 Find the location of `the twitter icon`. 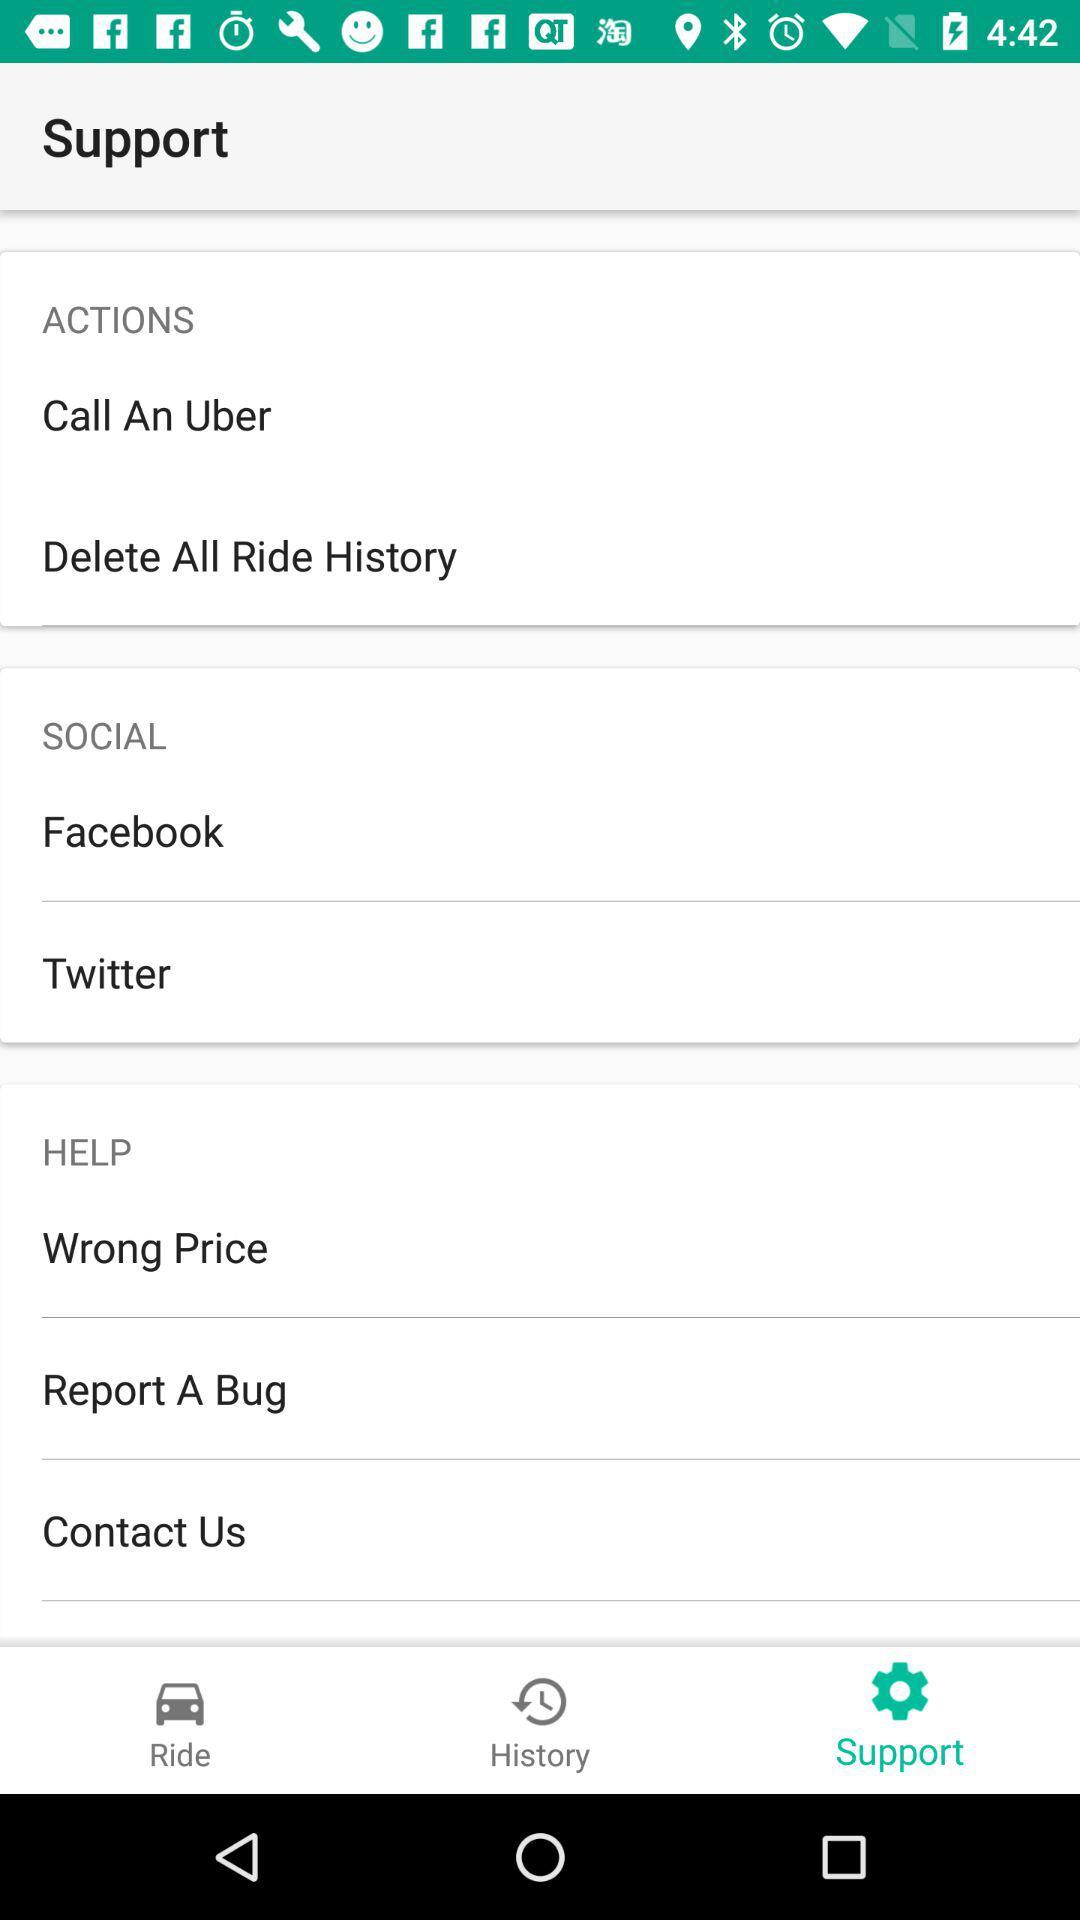

the twitter icon is located at coordinates (540, 971).